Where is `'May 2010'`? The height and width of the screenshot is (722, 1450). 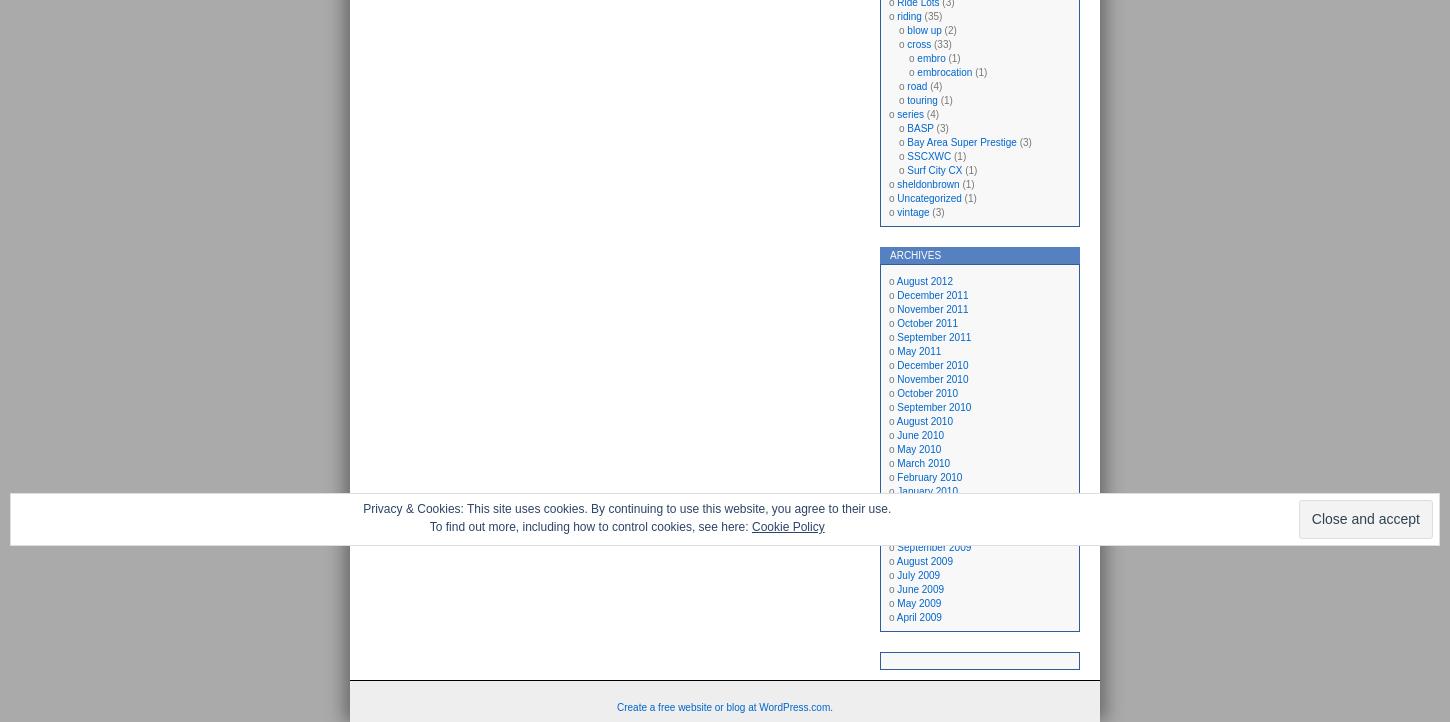
'May 2010' is located at coordinates (895, 448).